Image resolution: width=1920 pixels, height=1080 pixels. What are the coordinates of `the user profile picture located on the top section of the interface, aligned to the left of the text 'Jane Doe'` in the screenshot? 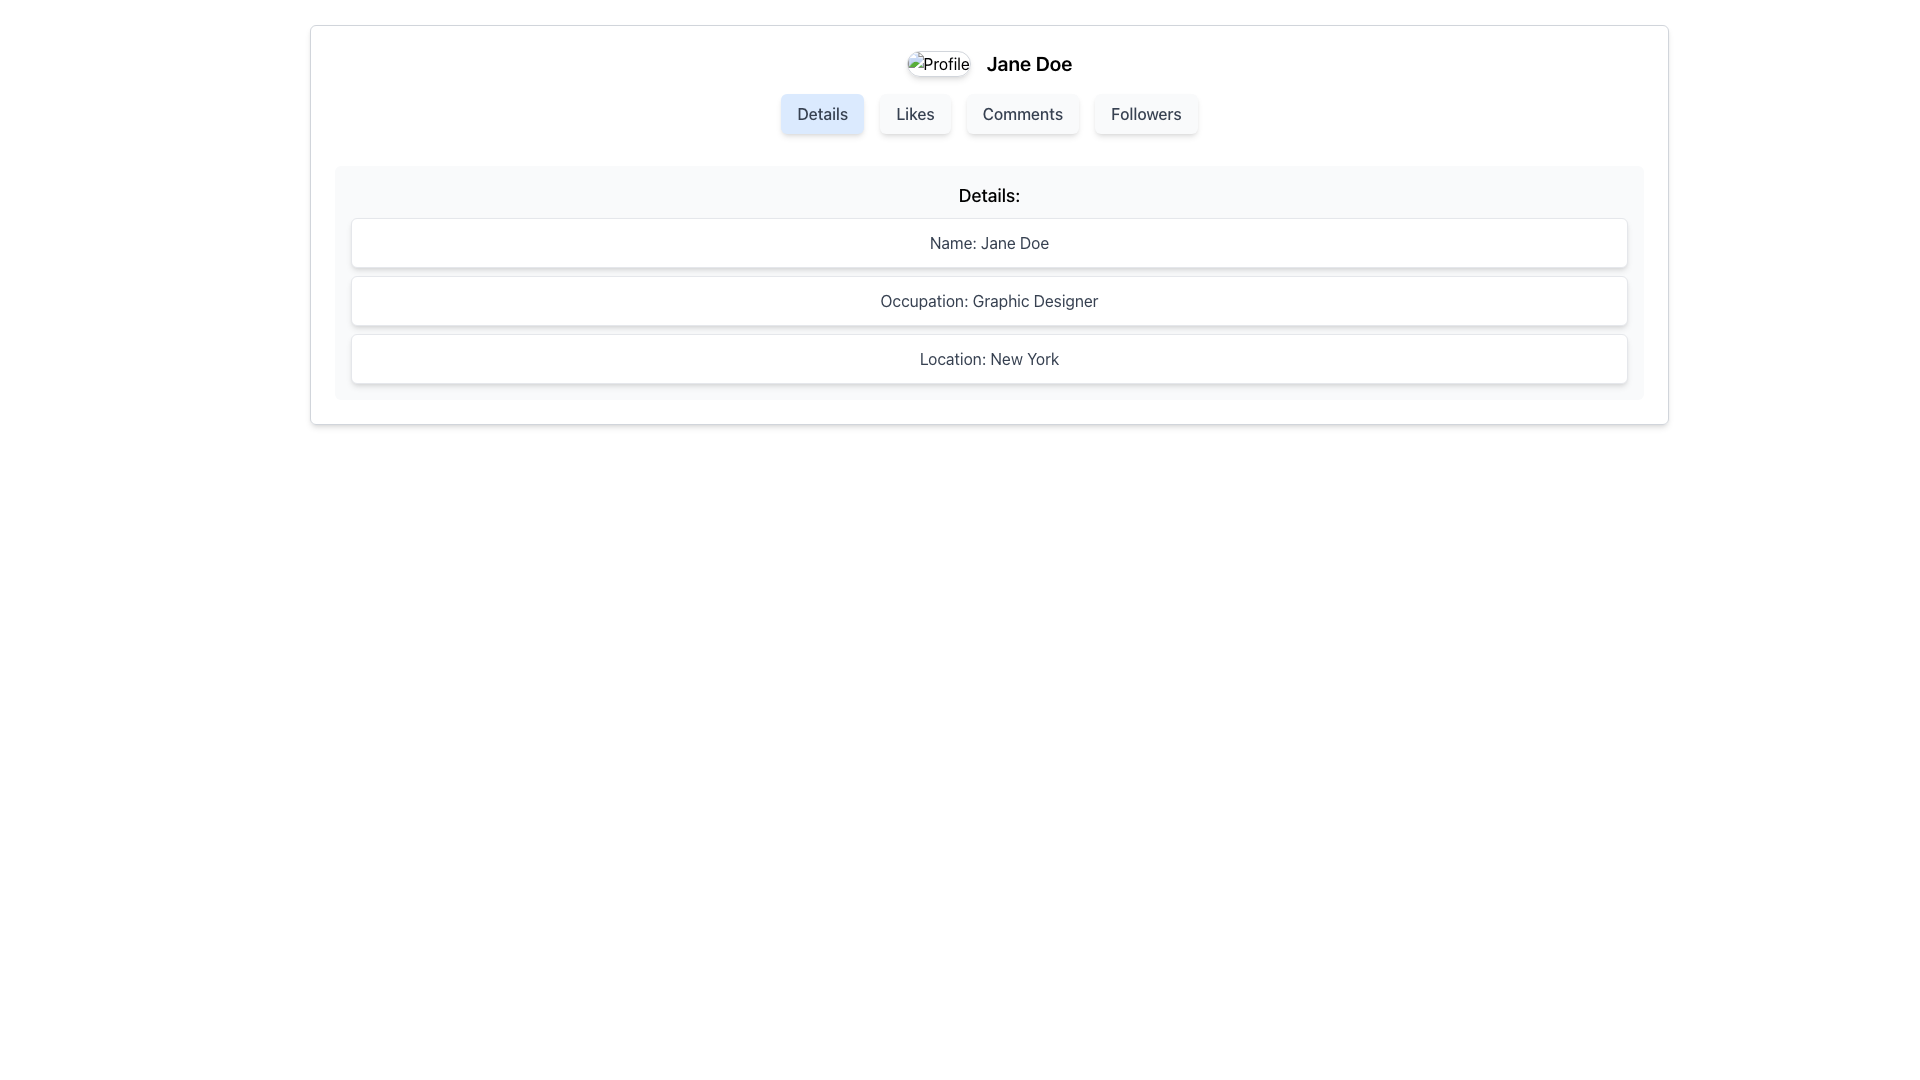 It's located at (937, 63).